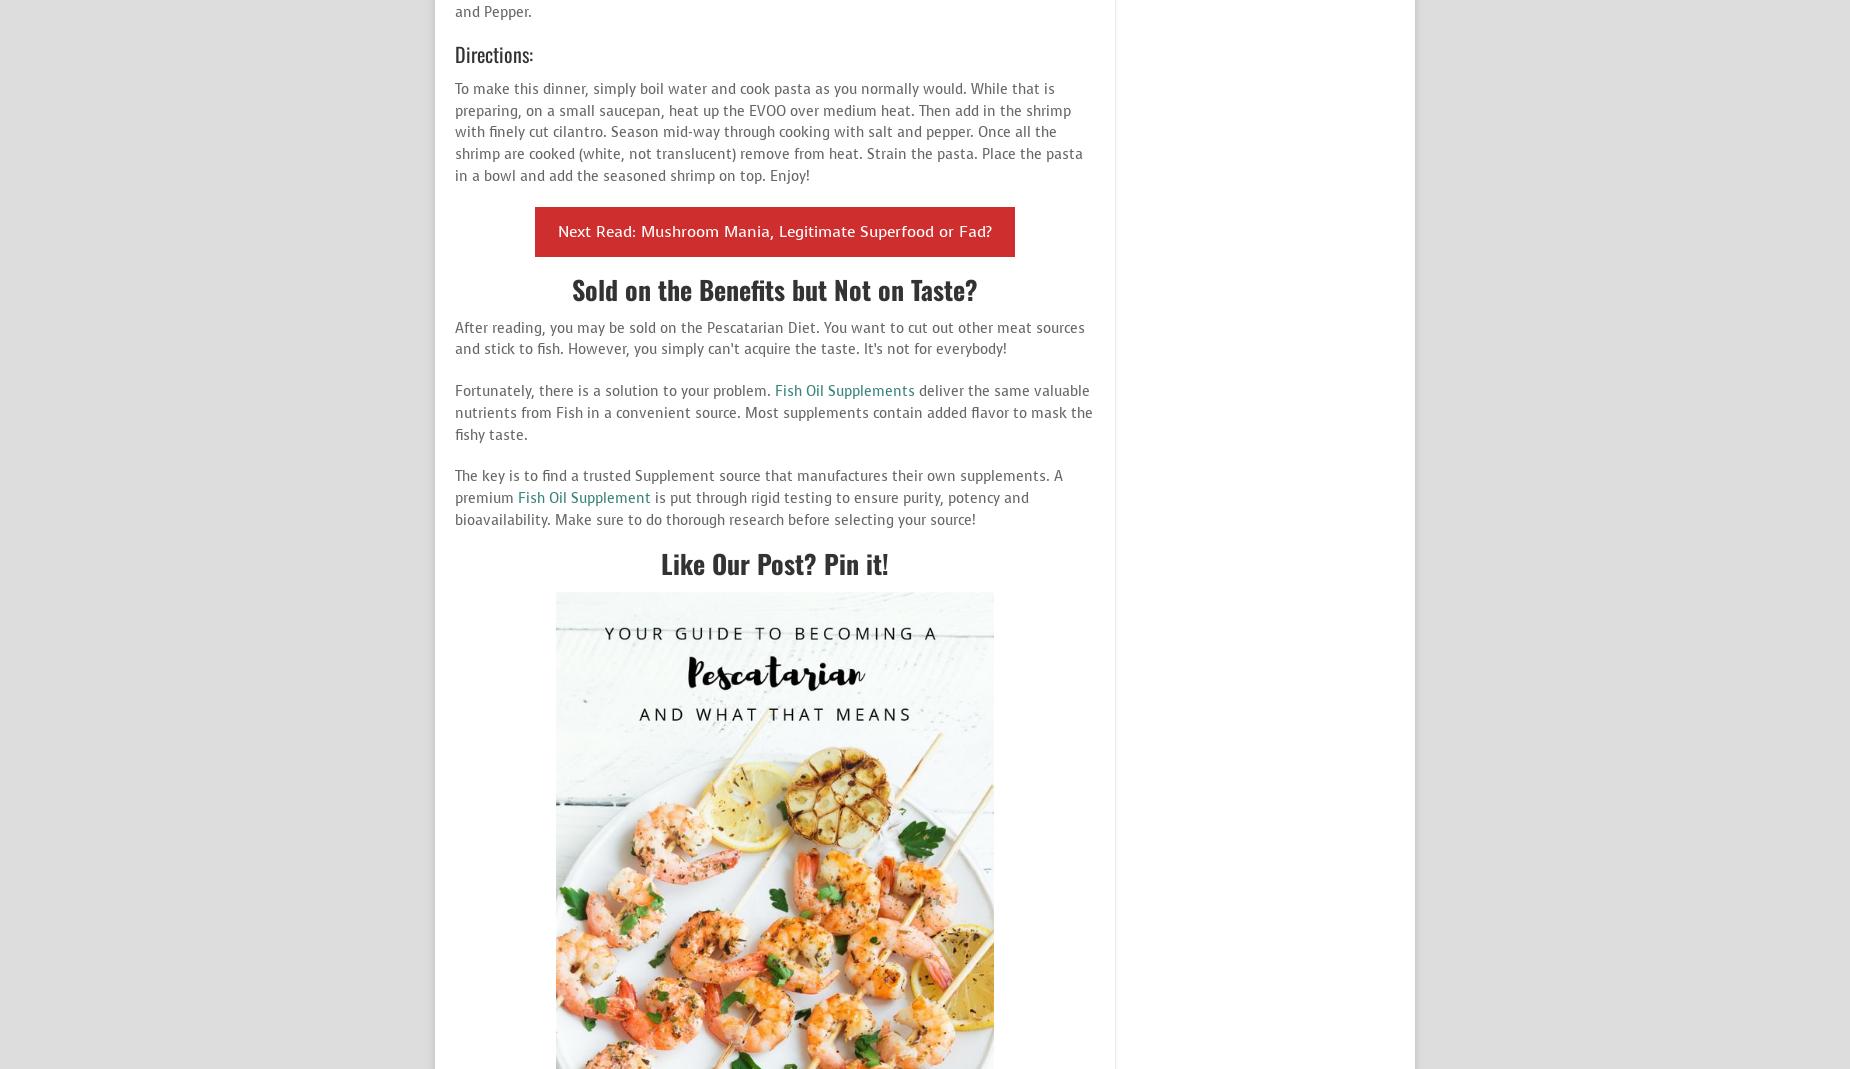 The image size is (1850, 1069). What do you see at coordinates (493, 52) in the screenshot?
I see `'Directions:'` at bounding box center [493, 52].